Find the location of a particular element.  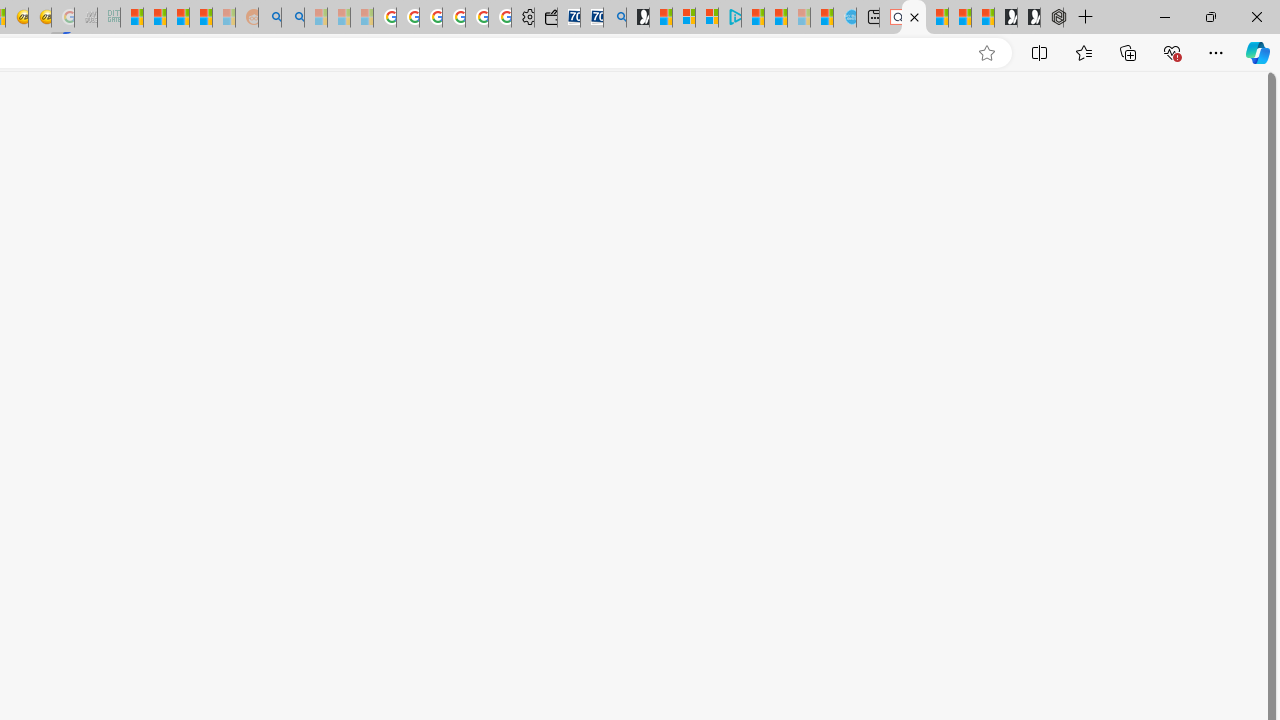

'Student Loan Update: Forgiveness Program Ends This Month' is located at coordinates (200, 17).